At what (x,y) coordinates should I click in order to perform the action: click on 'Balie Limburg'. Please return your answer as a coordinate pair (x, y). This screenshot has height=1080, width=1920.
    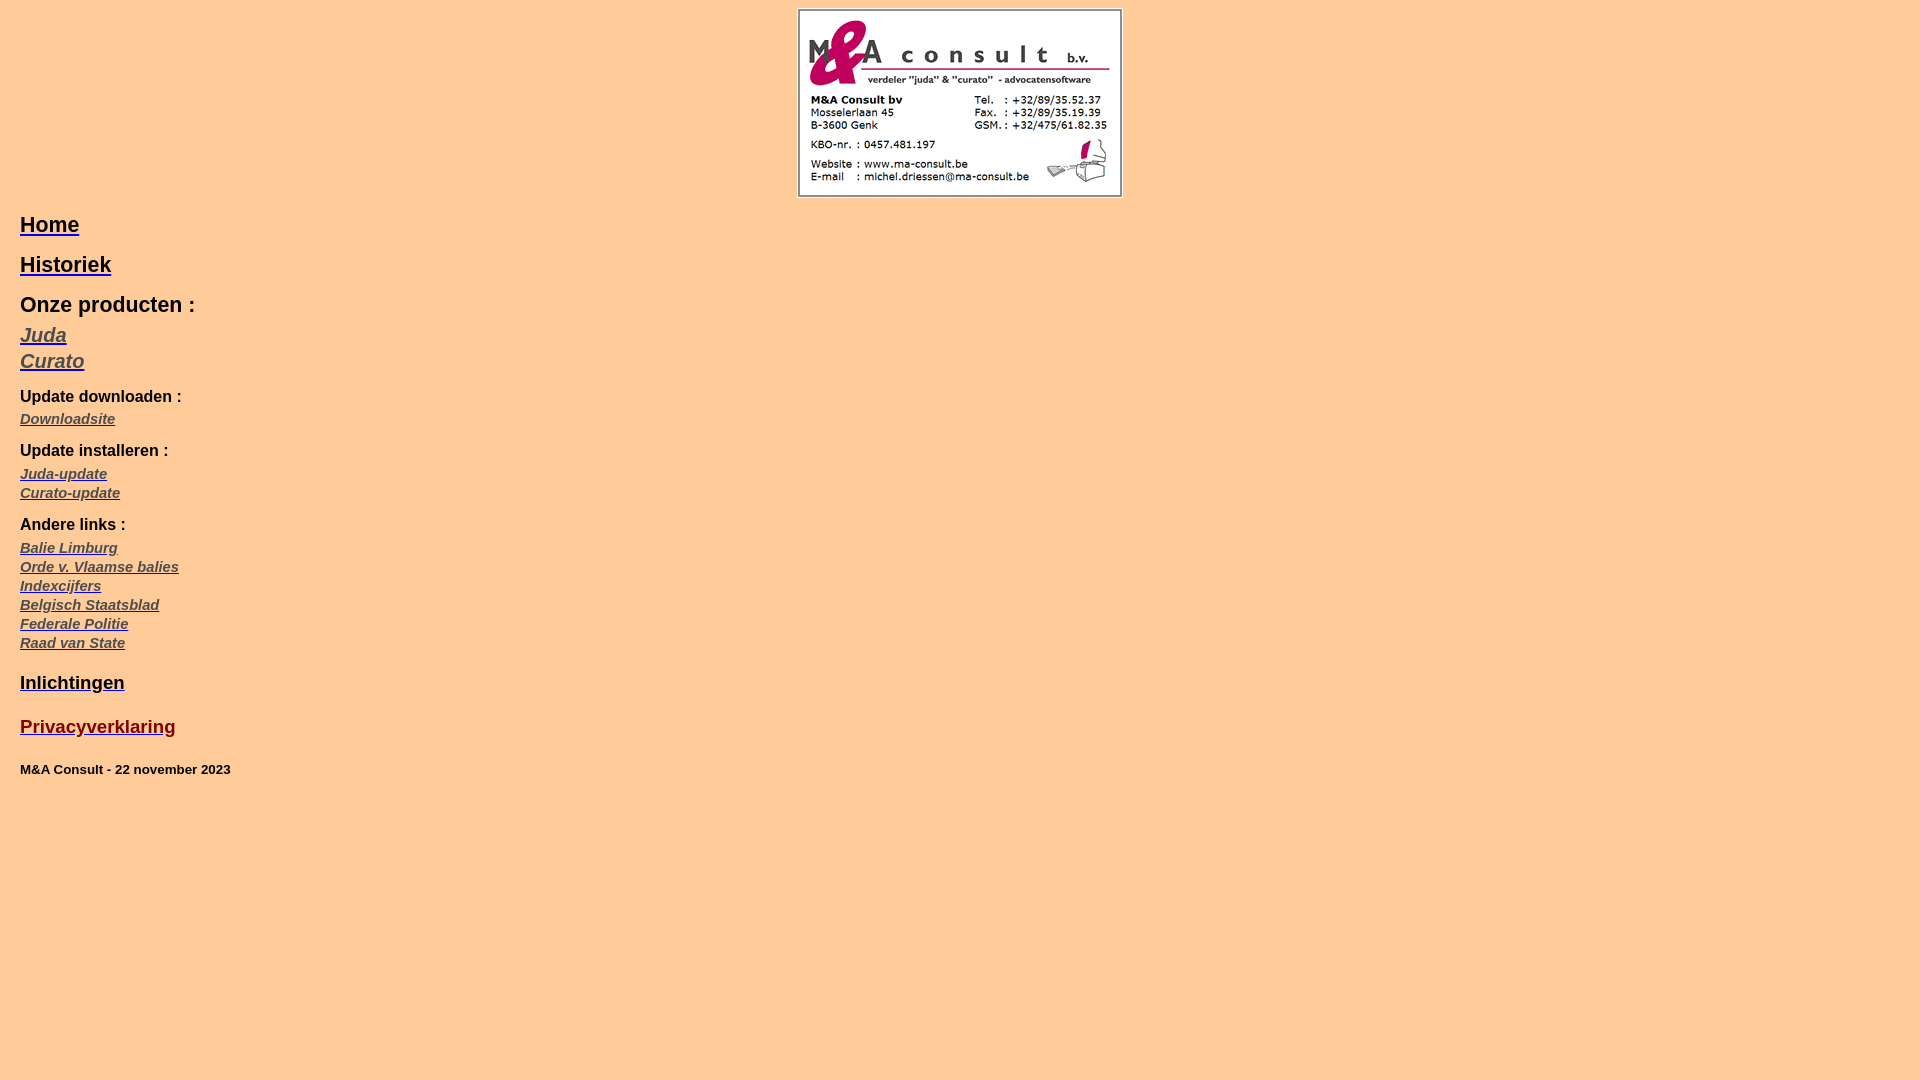
    Looking at the image, I should click on (68, 547).